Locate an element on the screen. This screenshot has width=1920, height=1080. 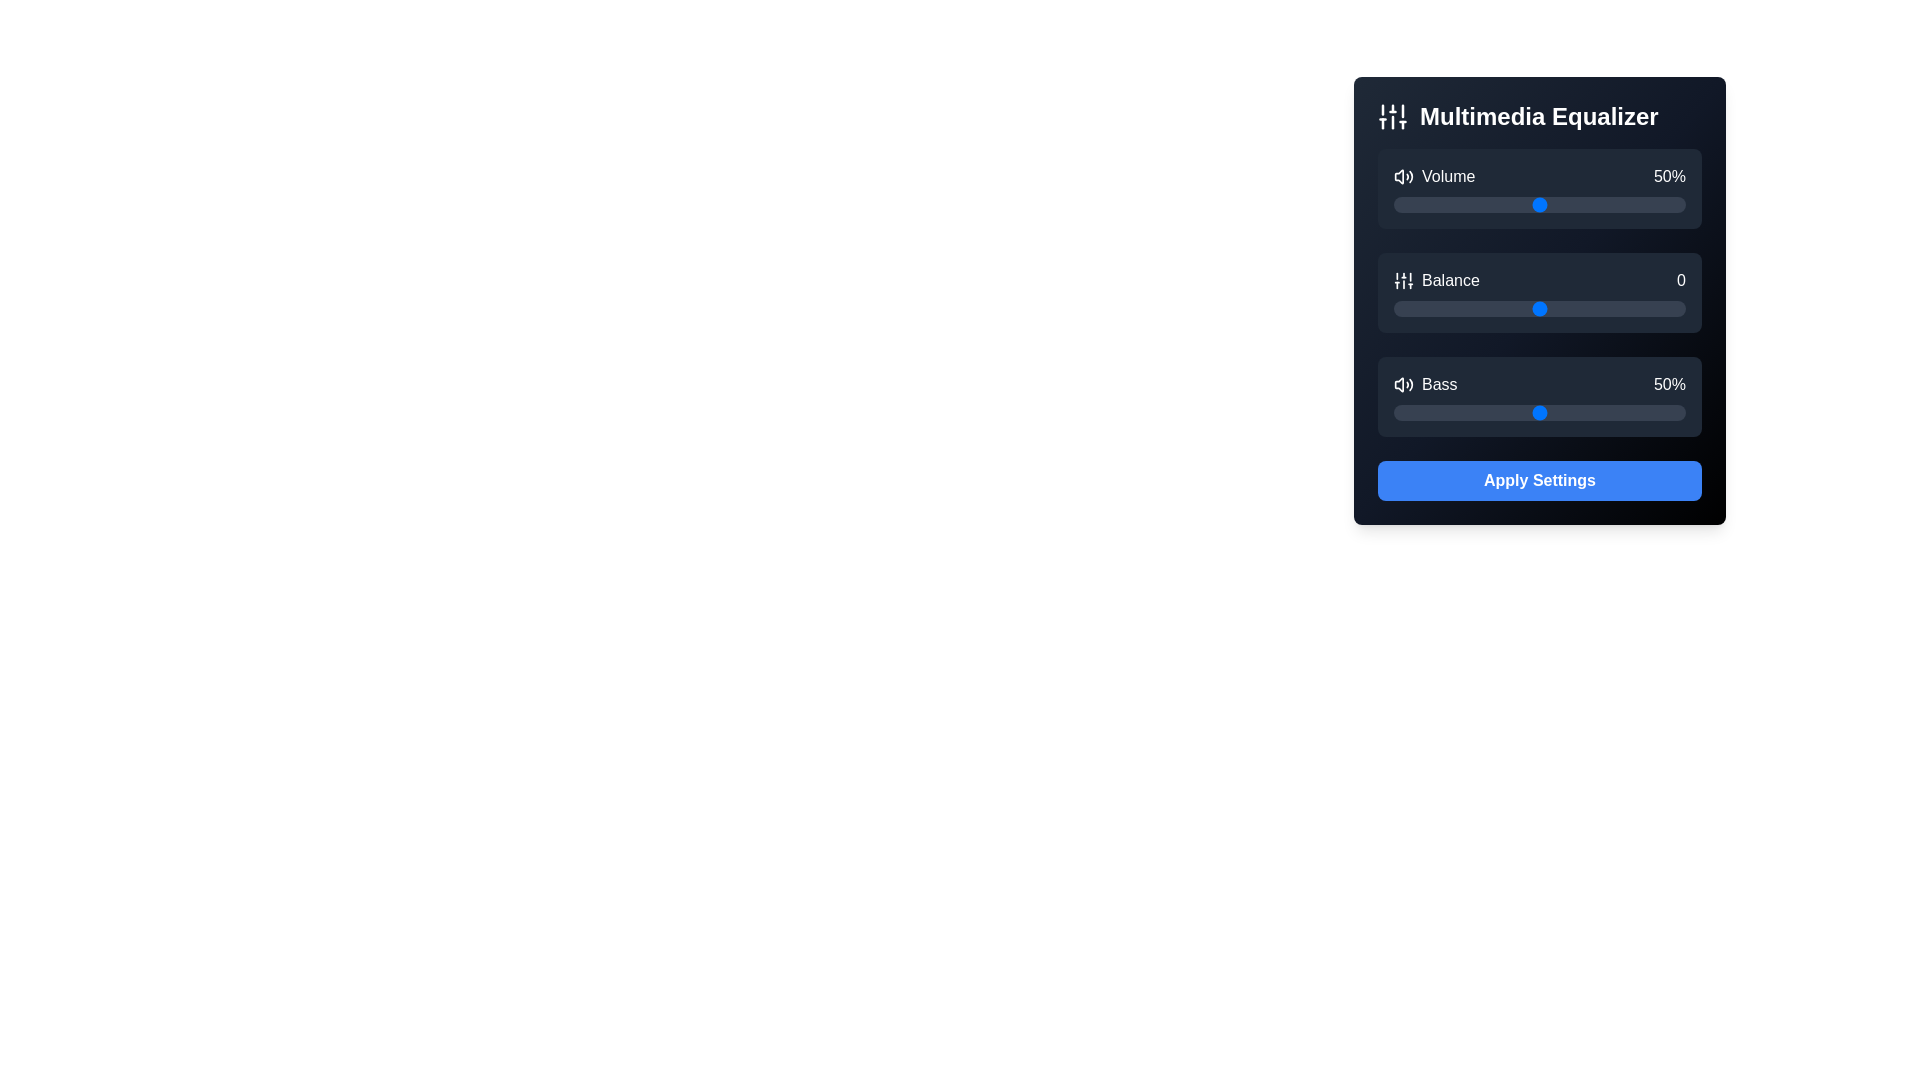
the rectangular button with a bright blue background and white text that reads 'Apply Settings', located at the bottom of the 'Multimedia Equalizer' control panel is located at coordinates (1539, 481).